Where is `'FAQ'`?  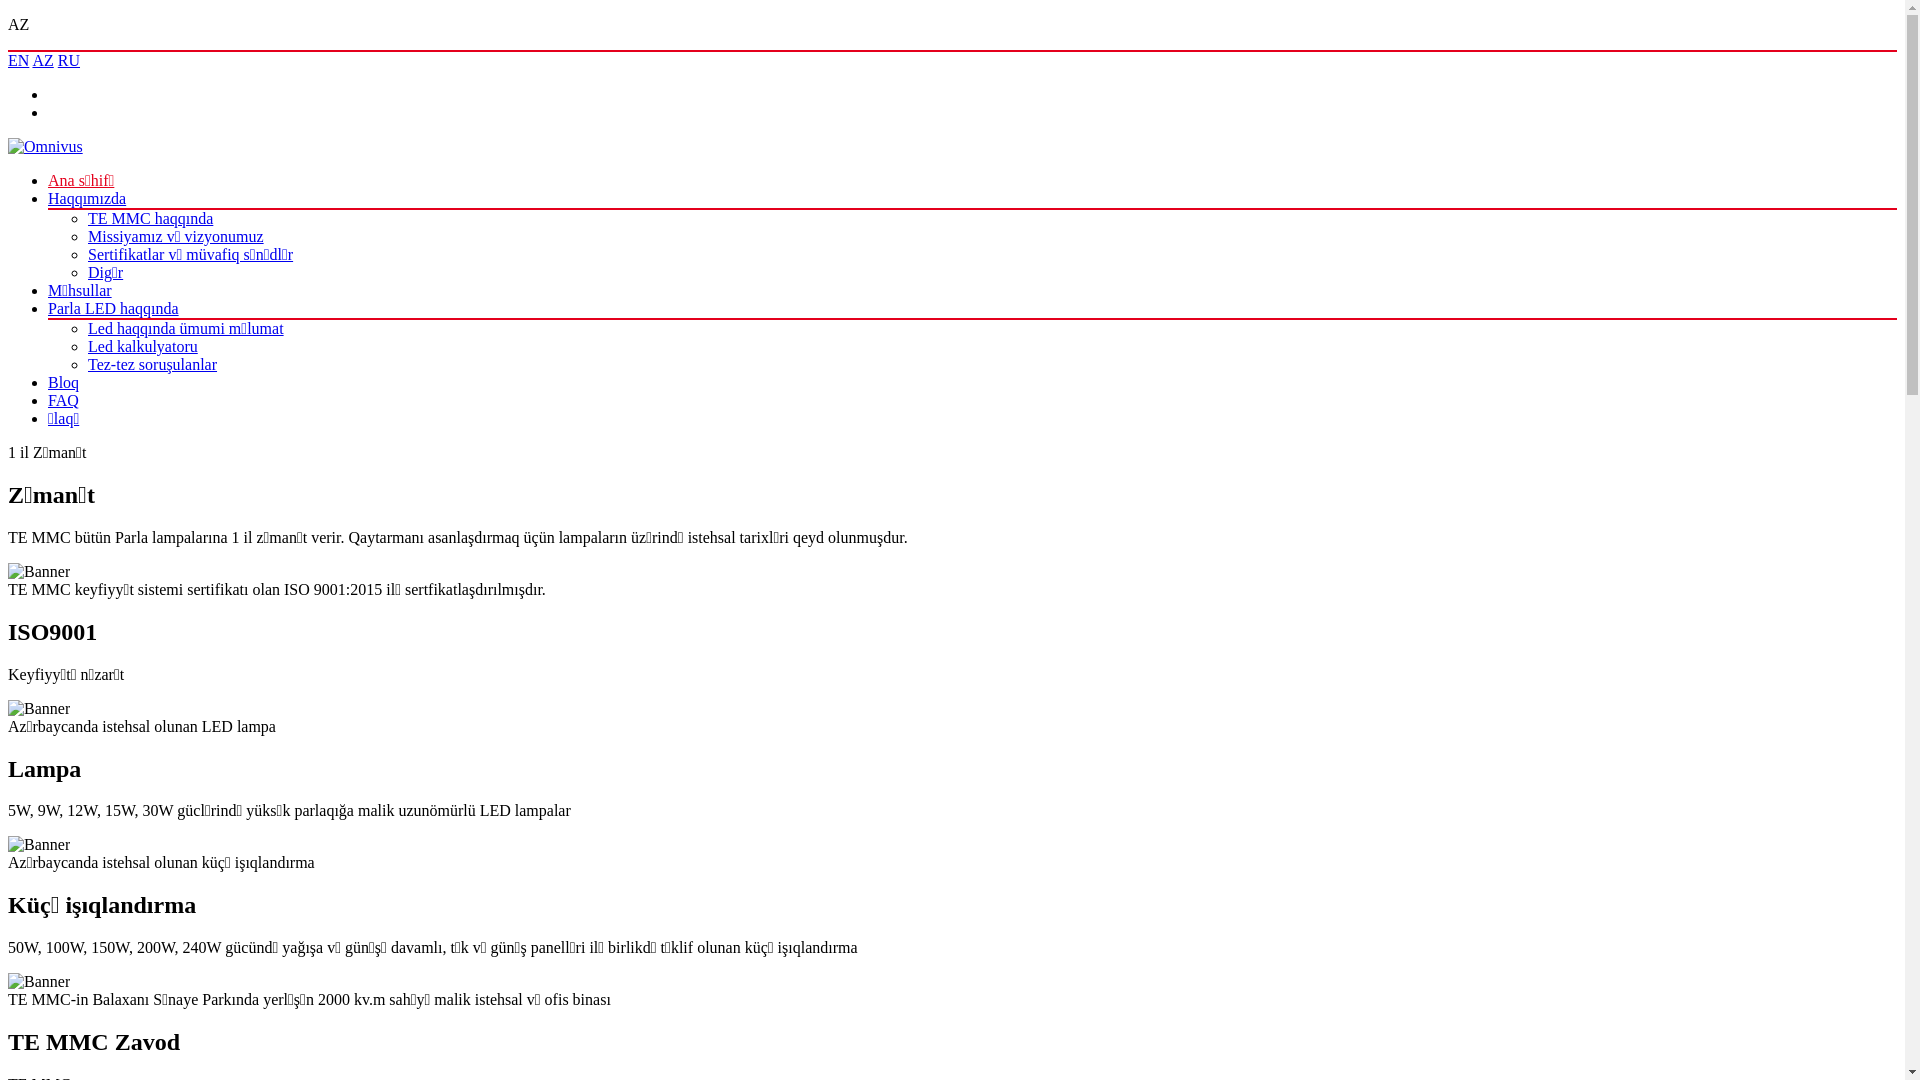
'FAQ' is located at coordinates (63, 400).